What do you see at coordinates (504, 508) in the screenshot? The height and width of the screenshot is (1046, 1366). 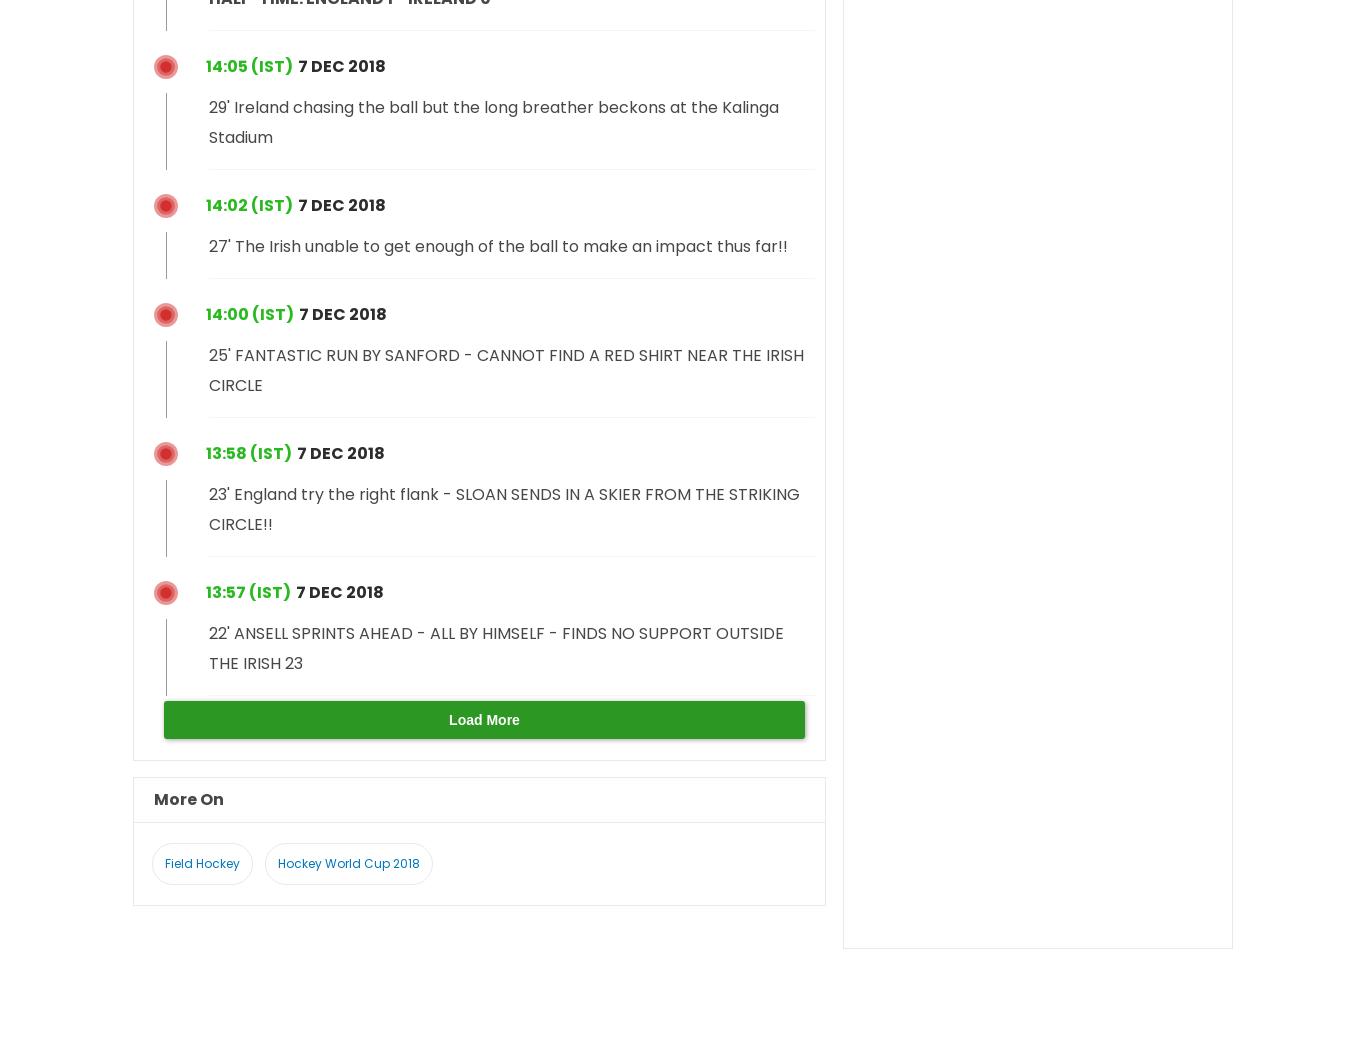 I see `'23' England try the right flank - SLOAN SENDS IN A SKIER FROM THE STRIKING CIRCLE!!'` at bounding box center [504, 508].